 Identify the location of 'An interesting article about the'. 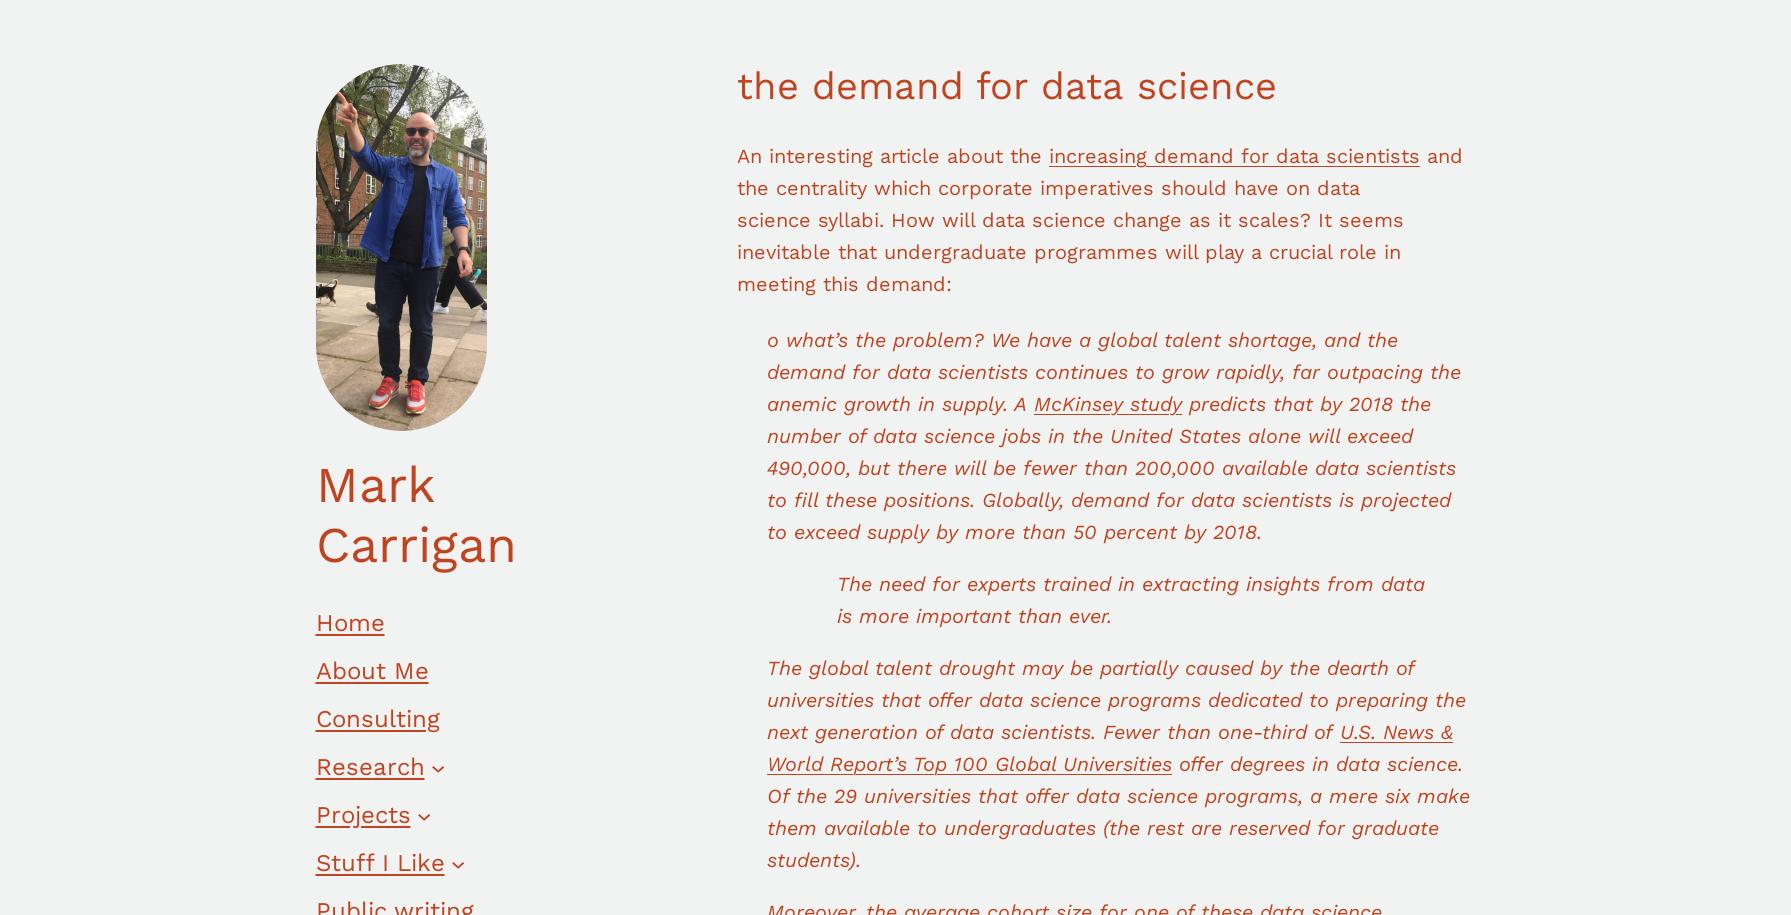
(891, 154).